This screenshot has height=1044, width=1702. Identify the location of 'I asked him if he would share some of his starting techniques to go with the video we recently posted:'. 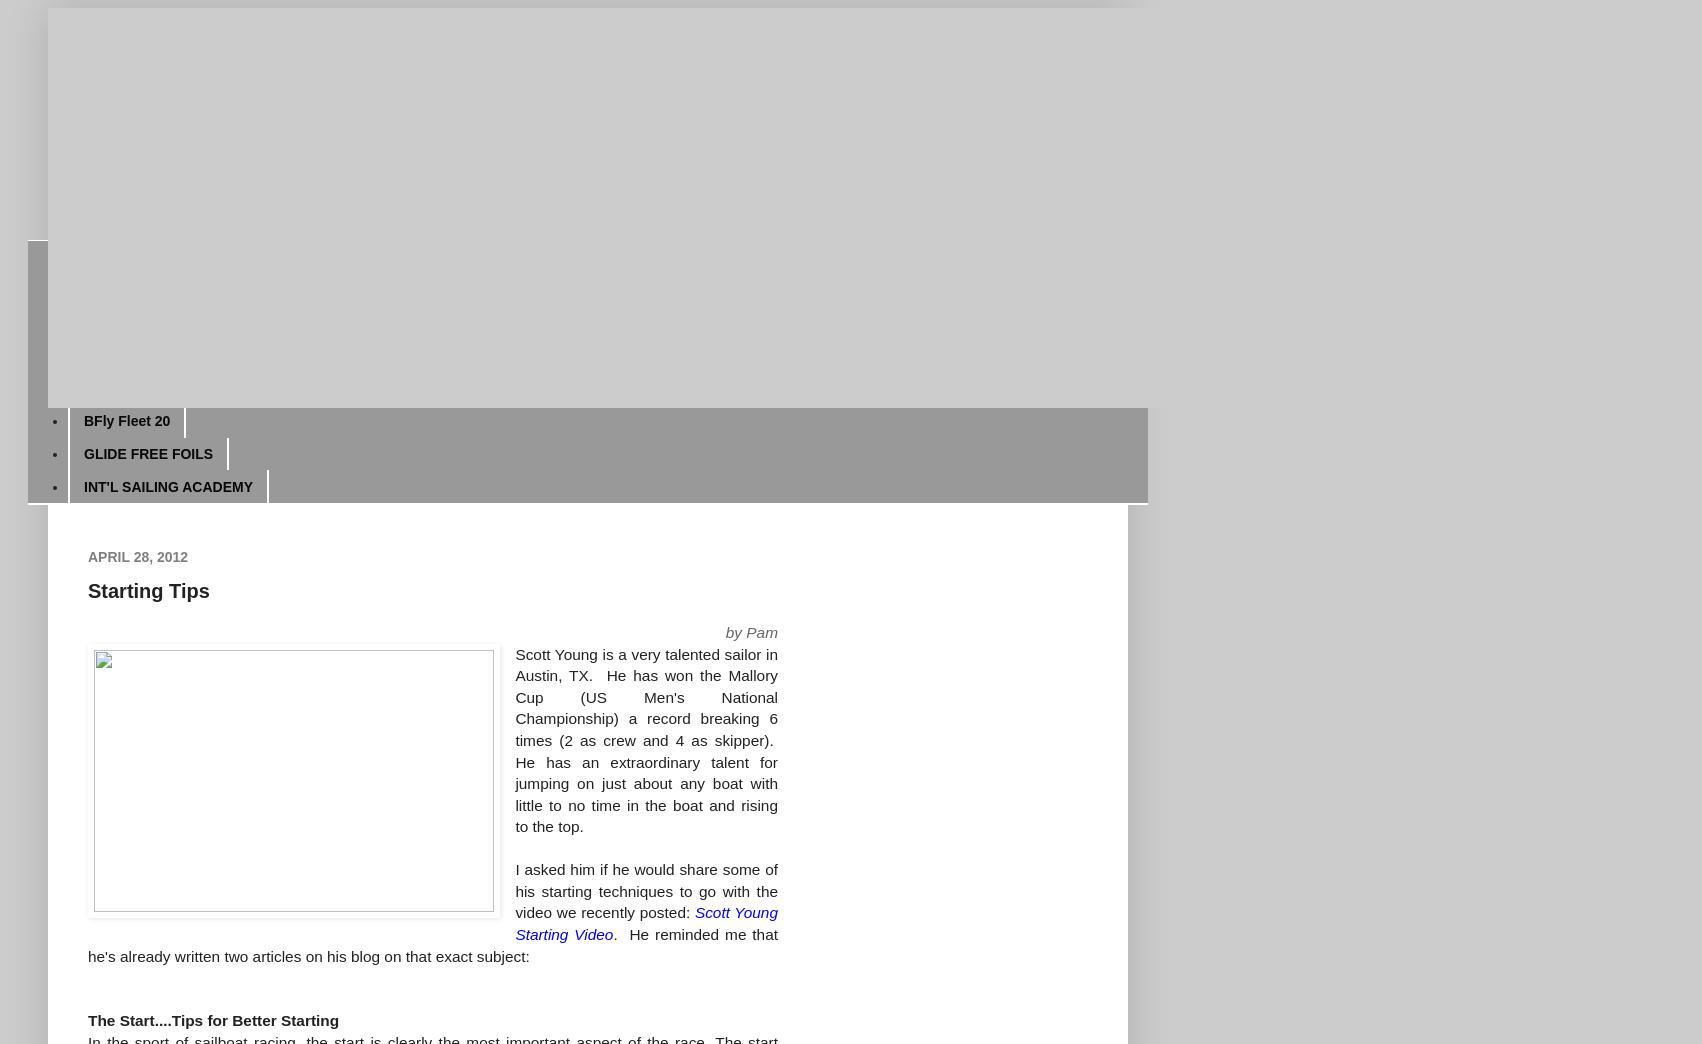
(646, 890).